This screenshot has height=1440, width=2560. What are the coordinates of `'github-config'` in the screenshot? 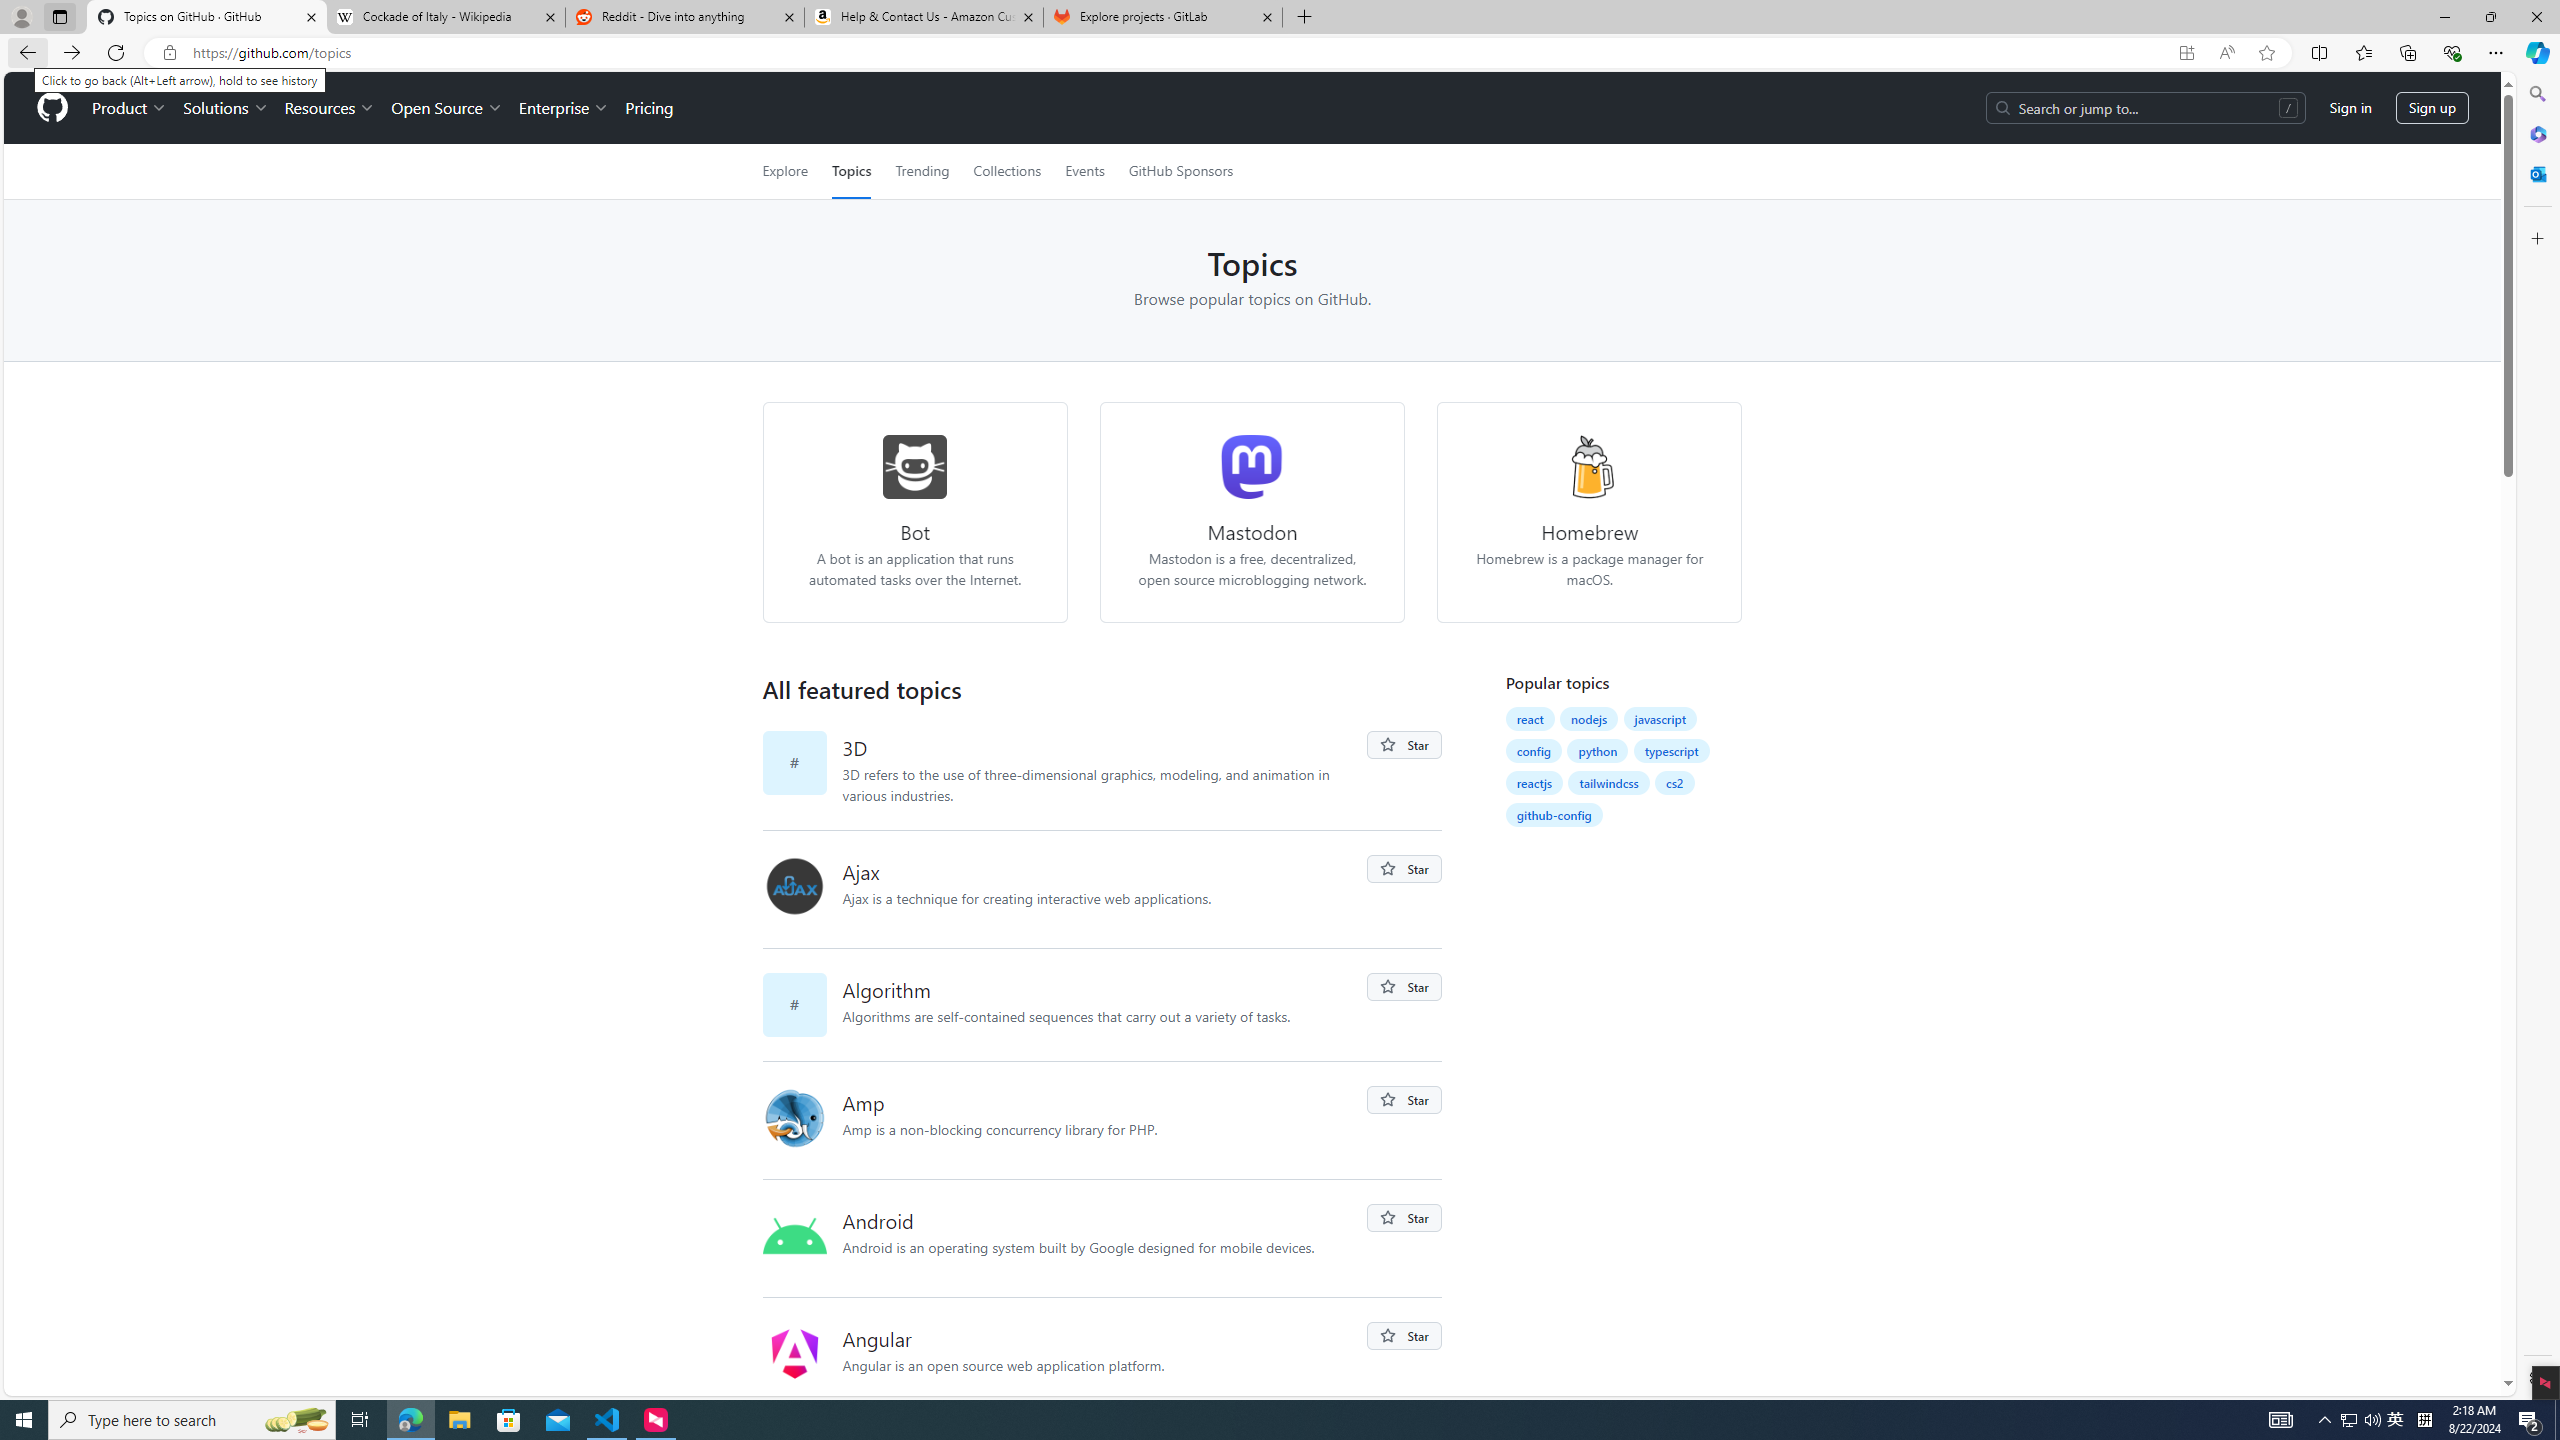 It's located at (1553, 815).